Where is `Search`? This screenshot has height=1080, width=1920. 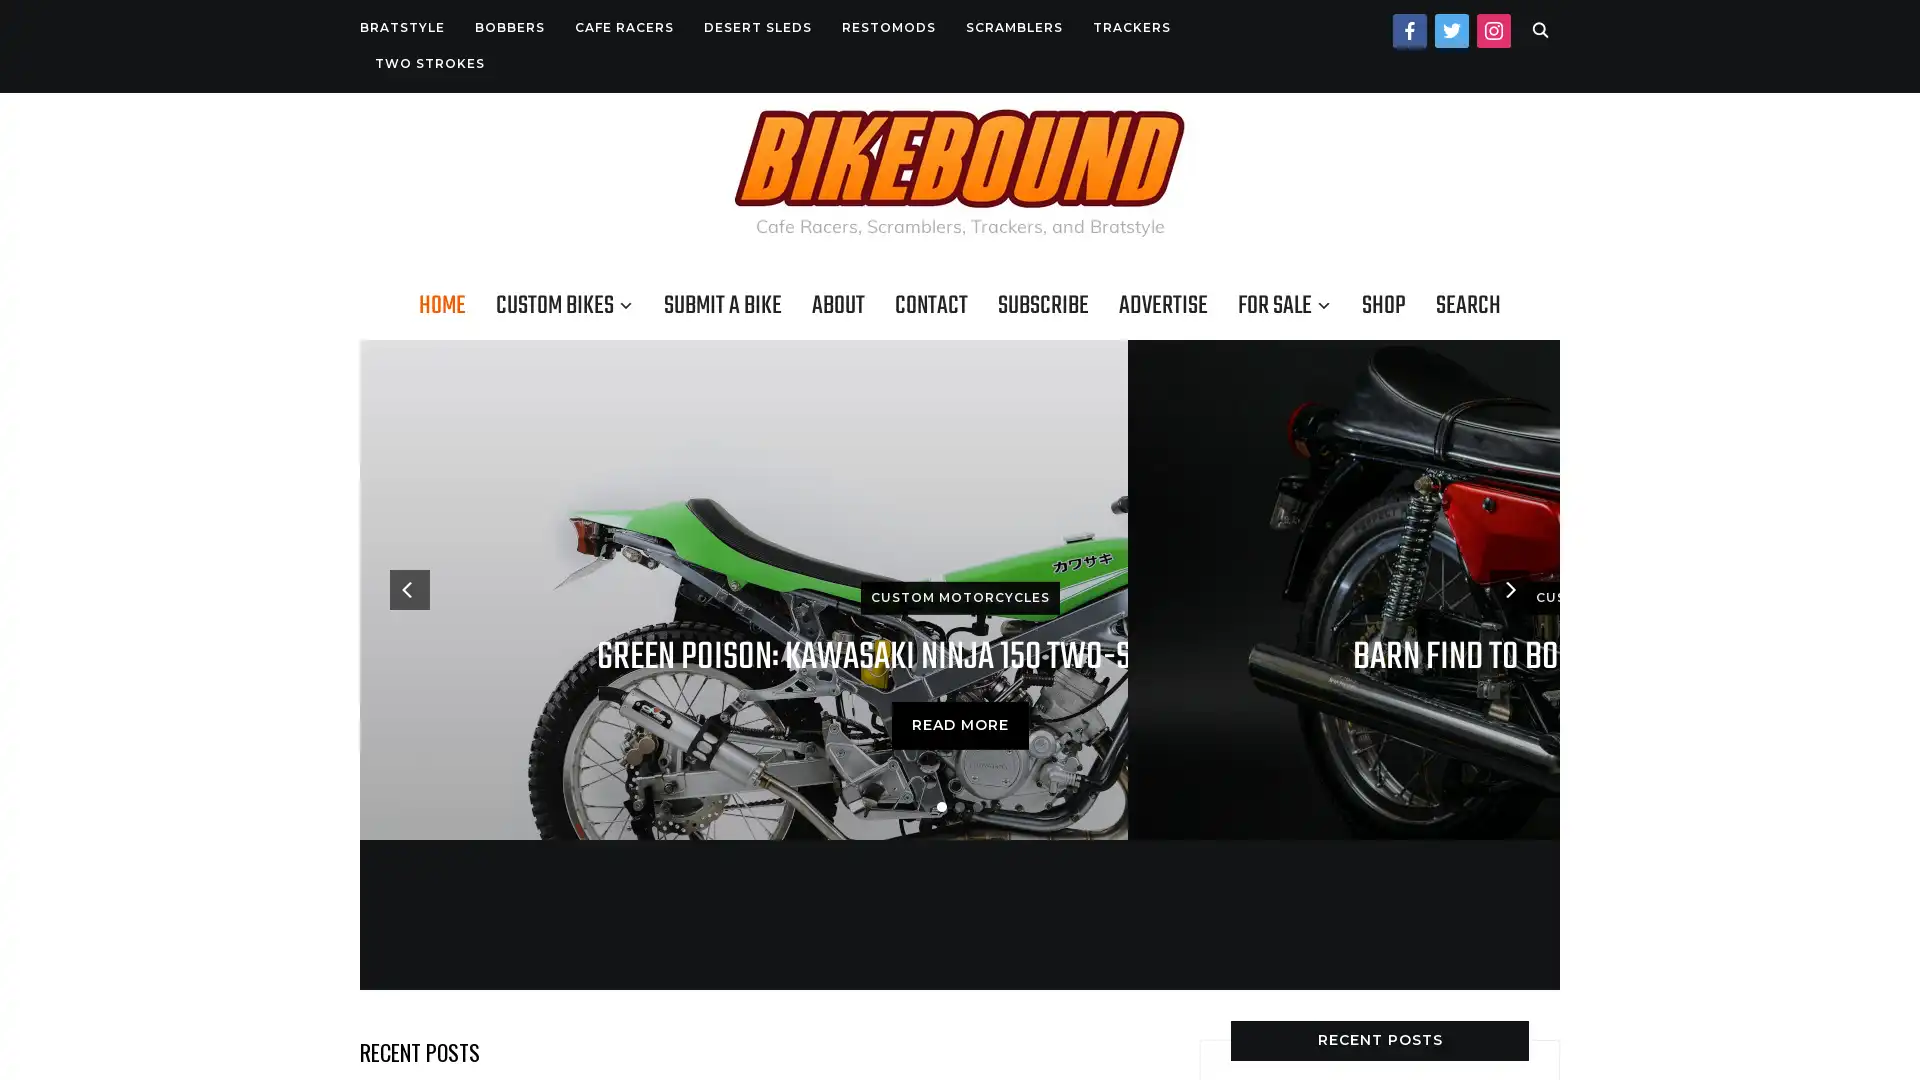 Search is located at coordinates (1539, 30).